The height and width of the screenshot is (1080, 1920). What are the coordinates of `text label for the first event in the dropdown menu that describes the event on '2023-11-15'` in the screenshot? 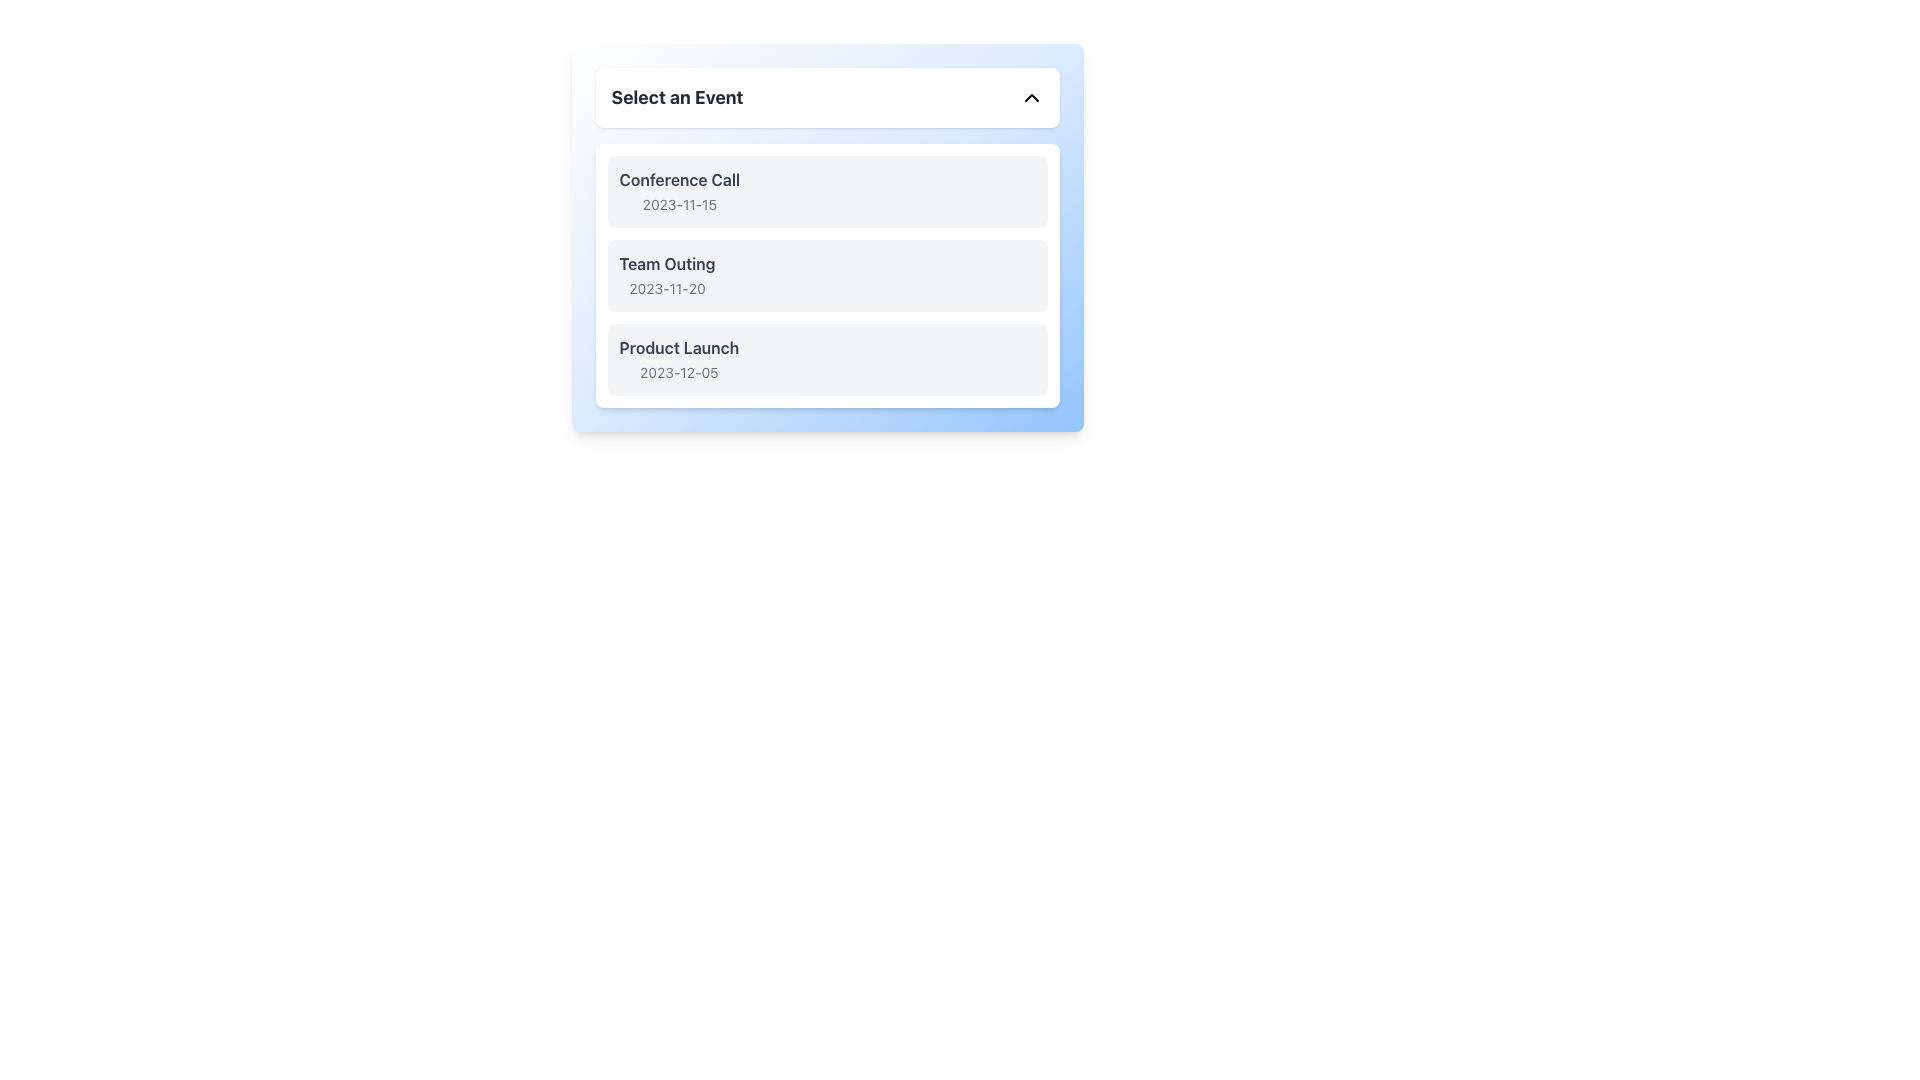 It's located at (679, 180).